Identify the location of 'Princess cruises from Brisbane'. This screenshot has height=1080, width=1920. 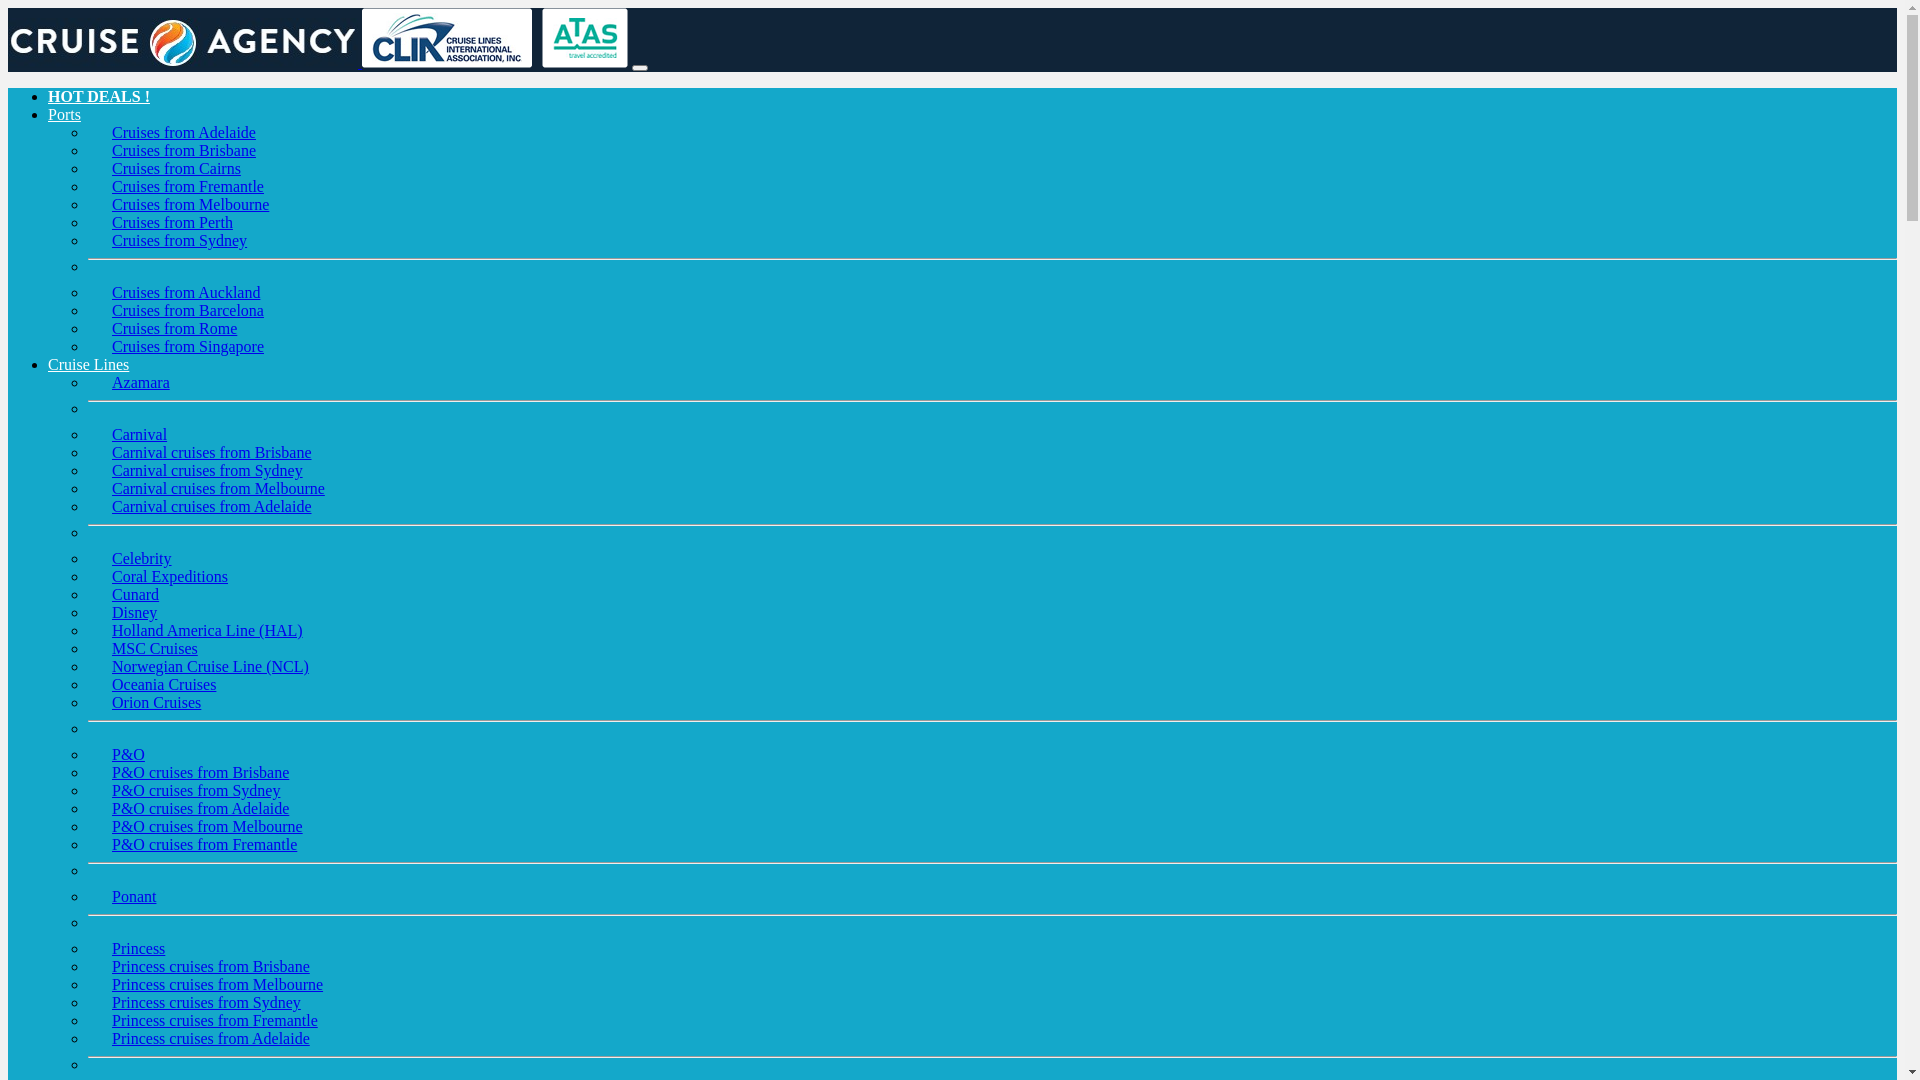
(211, 965).